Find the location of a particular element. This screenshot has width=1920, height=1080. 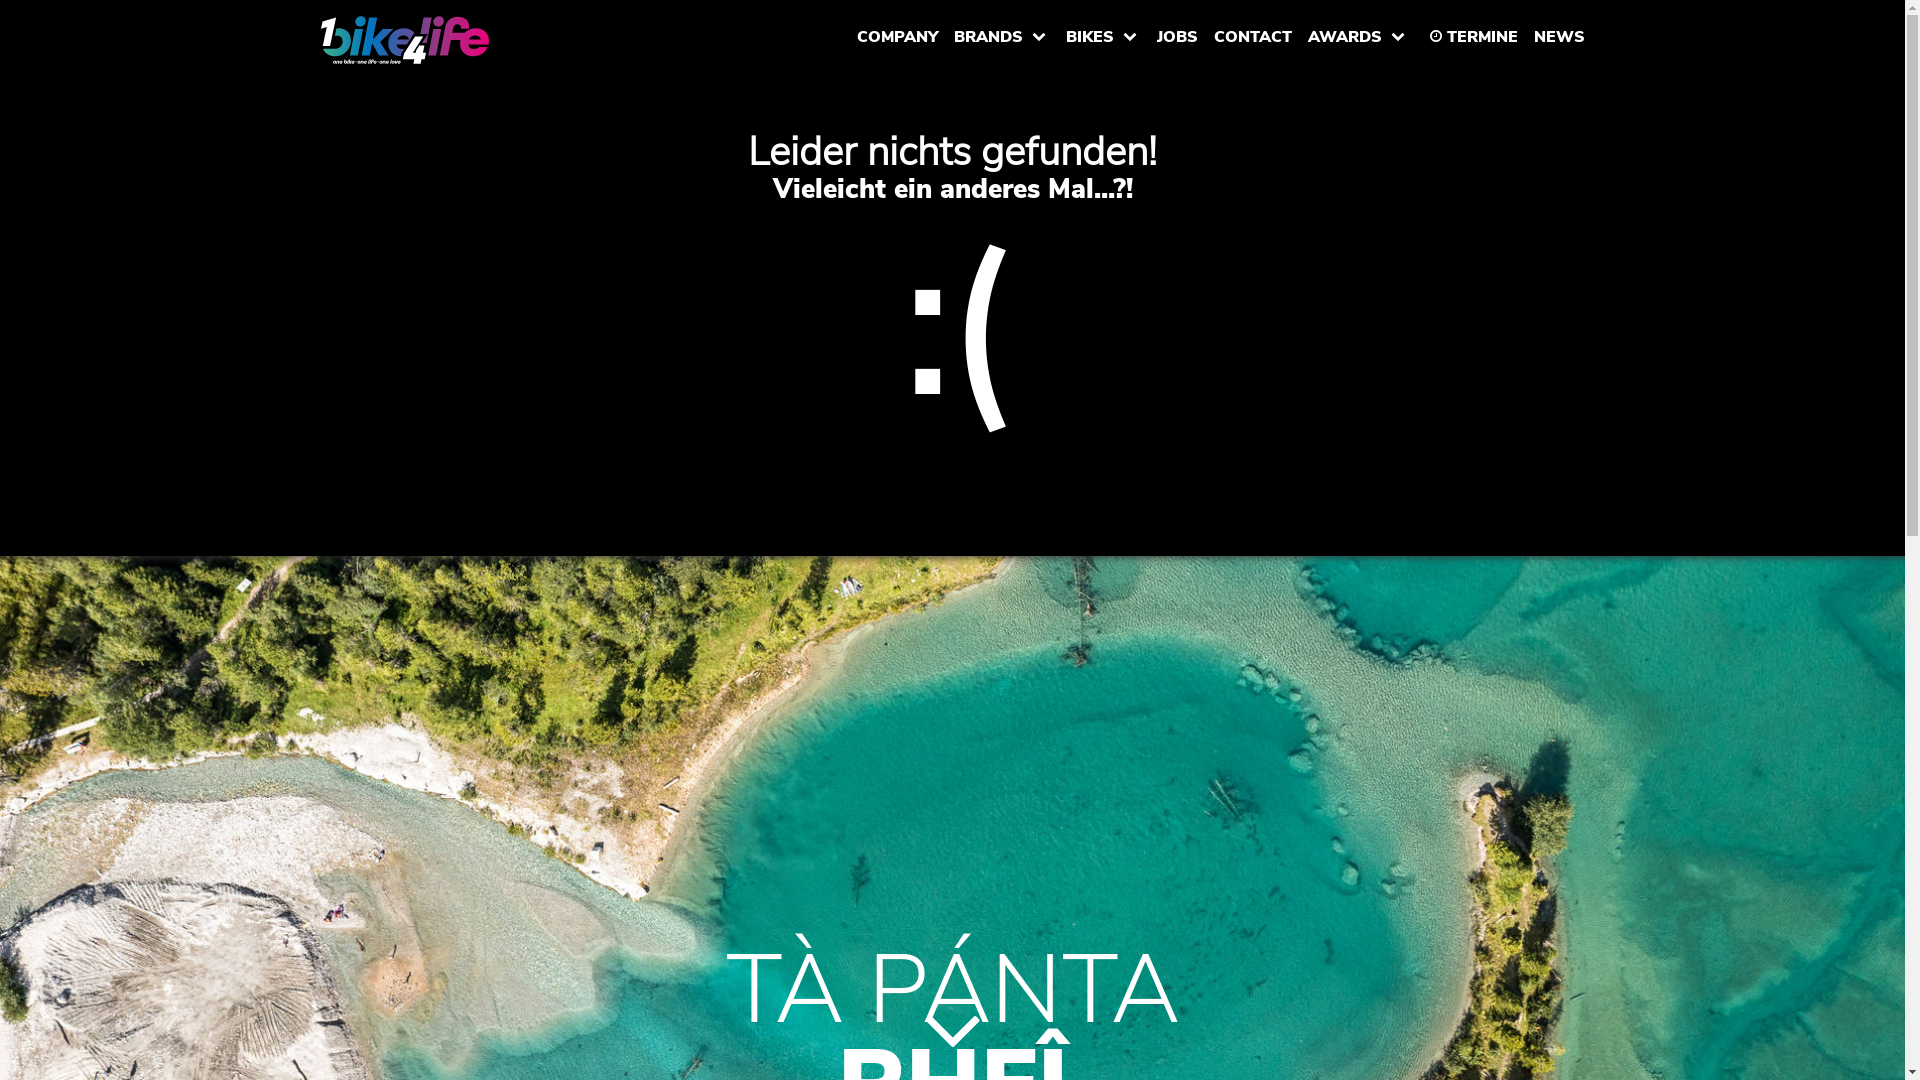

'JOBS' is located at coordinates (1176, 35).